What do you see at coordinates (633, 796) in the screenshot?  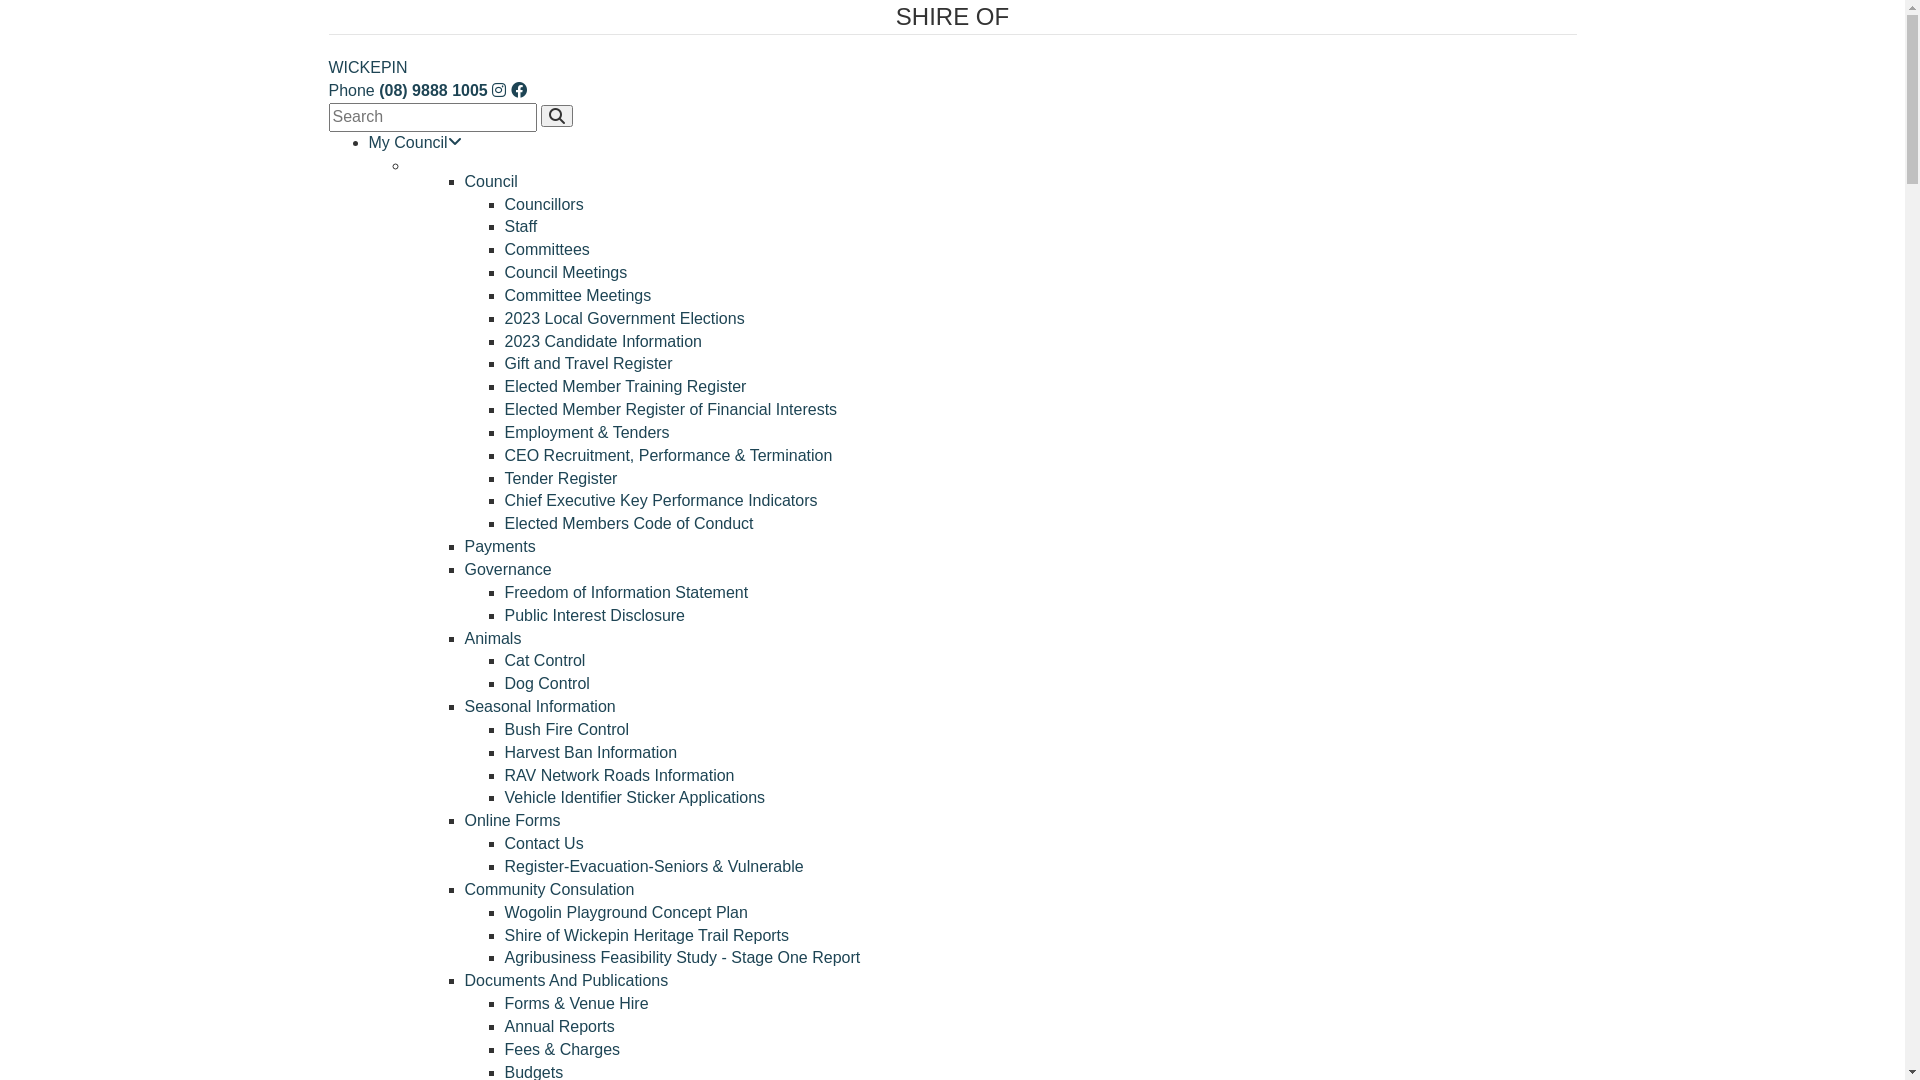 I see `'Vehicle Identifier Sticker Applications'` at bounding box center [633, 796].